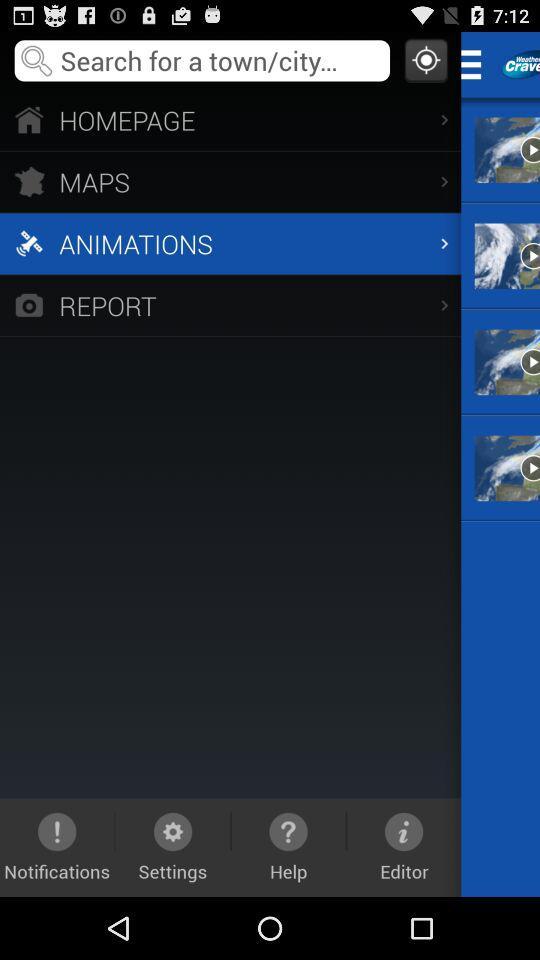 This screenshot has height=960, width=540. Describe the element at coordinates (173, 846) in the screenshot. I see `the settings item` at that location.